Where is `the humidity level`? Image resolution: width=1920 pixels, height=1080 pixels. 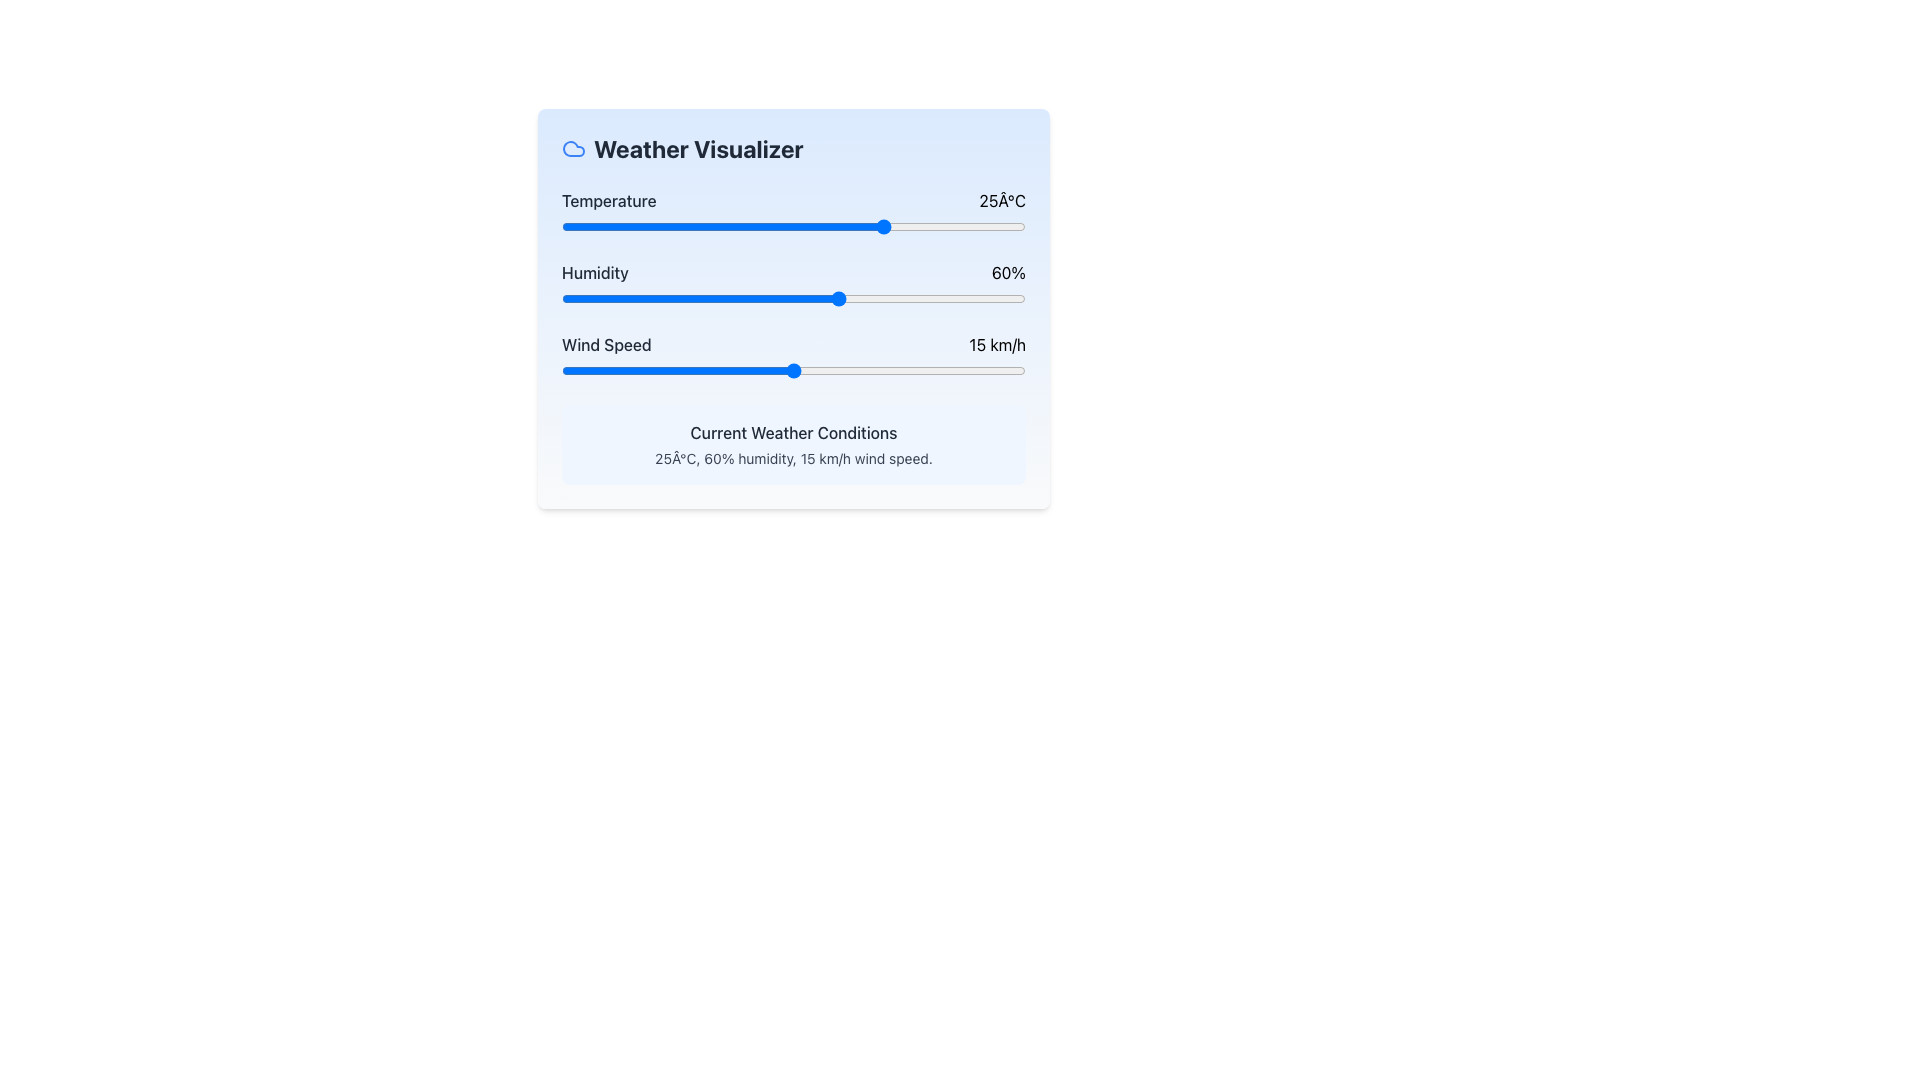 the humidity level is located at coordinates (950, 299).